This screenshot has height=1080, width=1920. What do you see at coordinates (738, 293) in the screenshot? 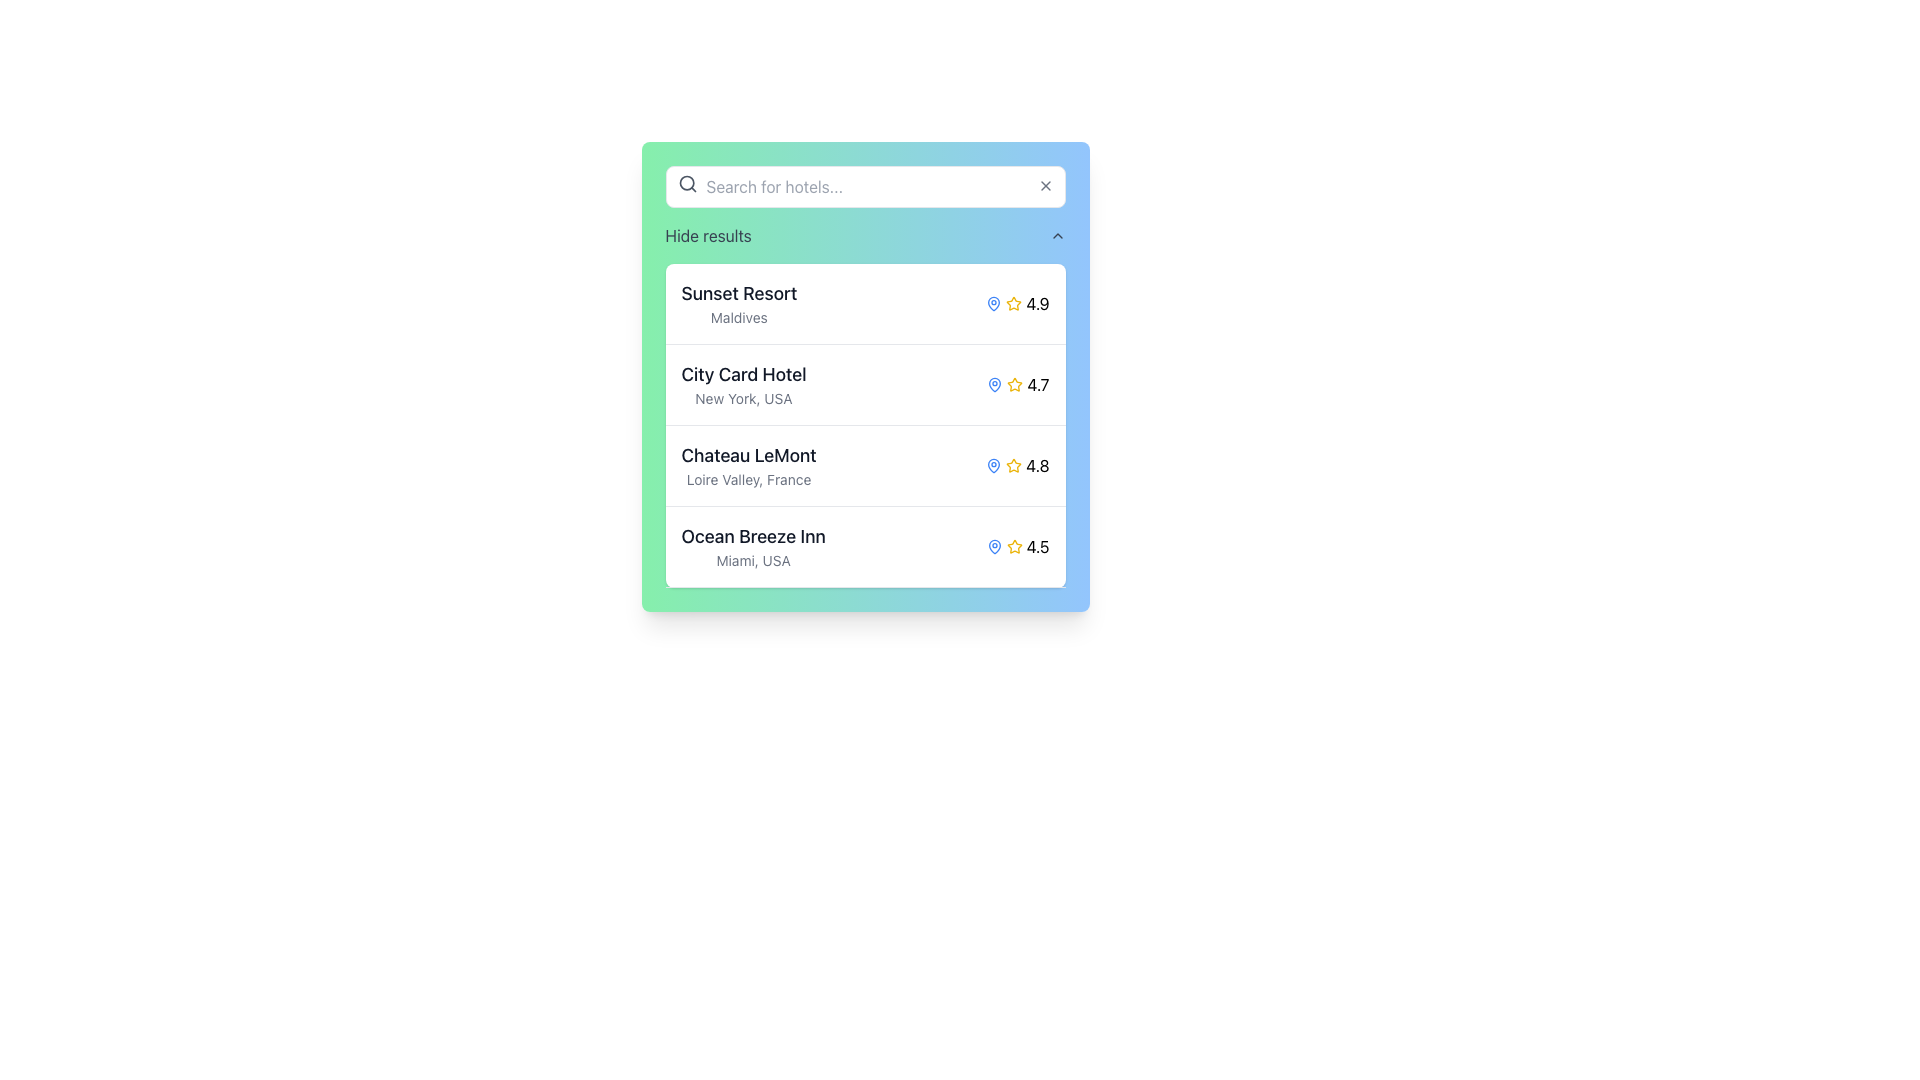
I see `text label displaying 'Sunset Resort' in bold font at the top-left corner of the hotel entries list` at bounding box center [738, 293].